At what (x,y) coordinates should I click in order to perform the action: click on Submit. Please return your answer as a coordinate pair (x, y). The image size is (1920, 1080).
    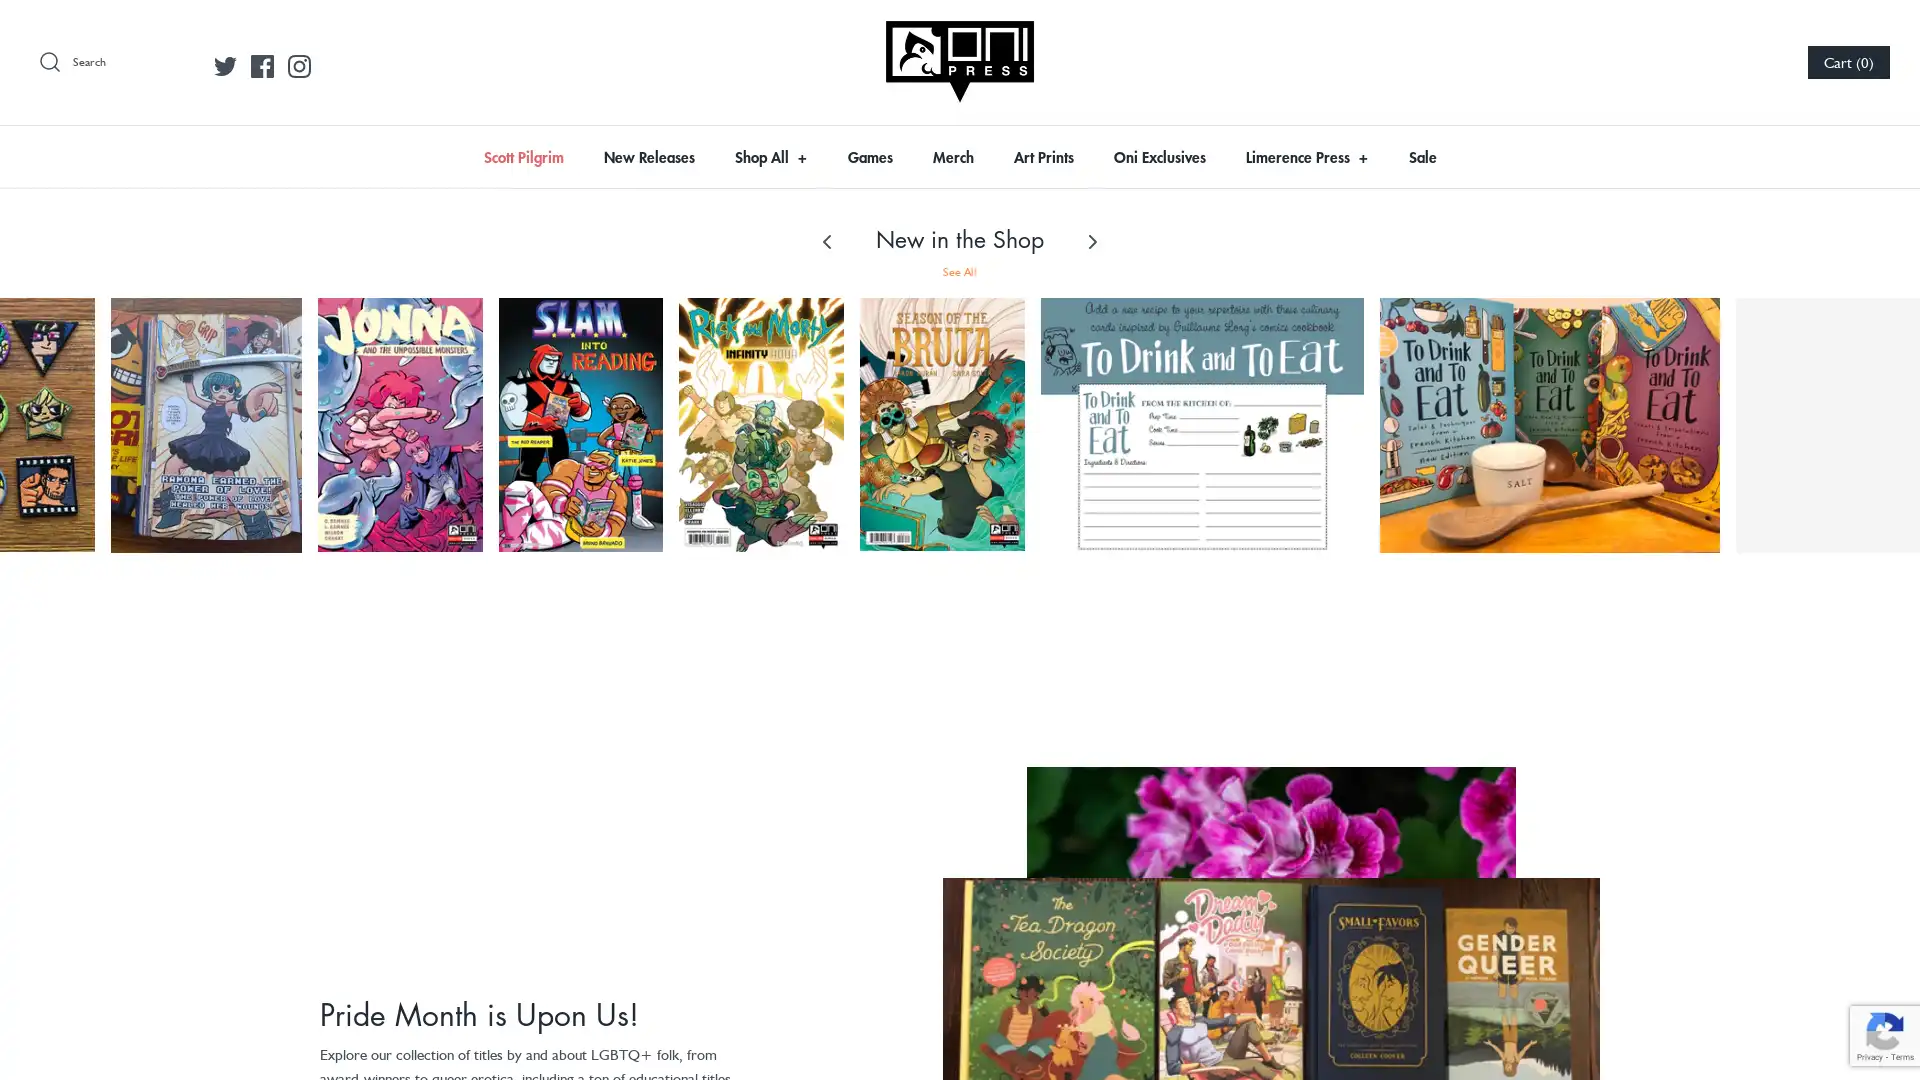
    Looking at the image, I should click on (181, 60).